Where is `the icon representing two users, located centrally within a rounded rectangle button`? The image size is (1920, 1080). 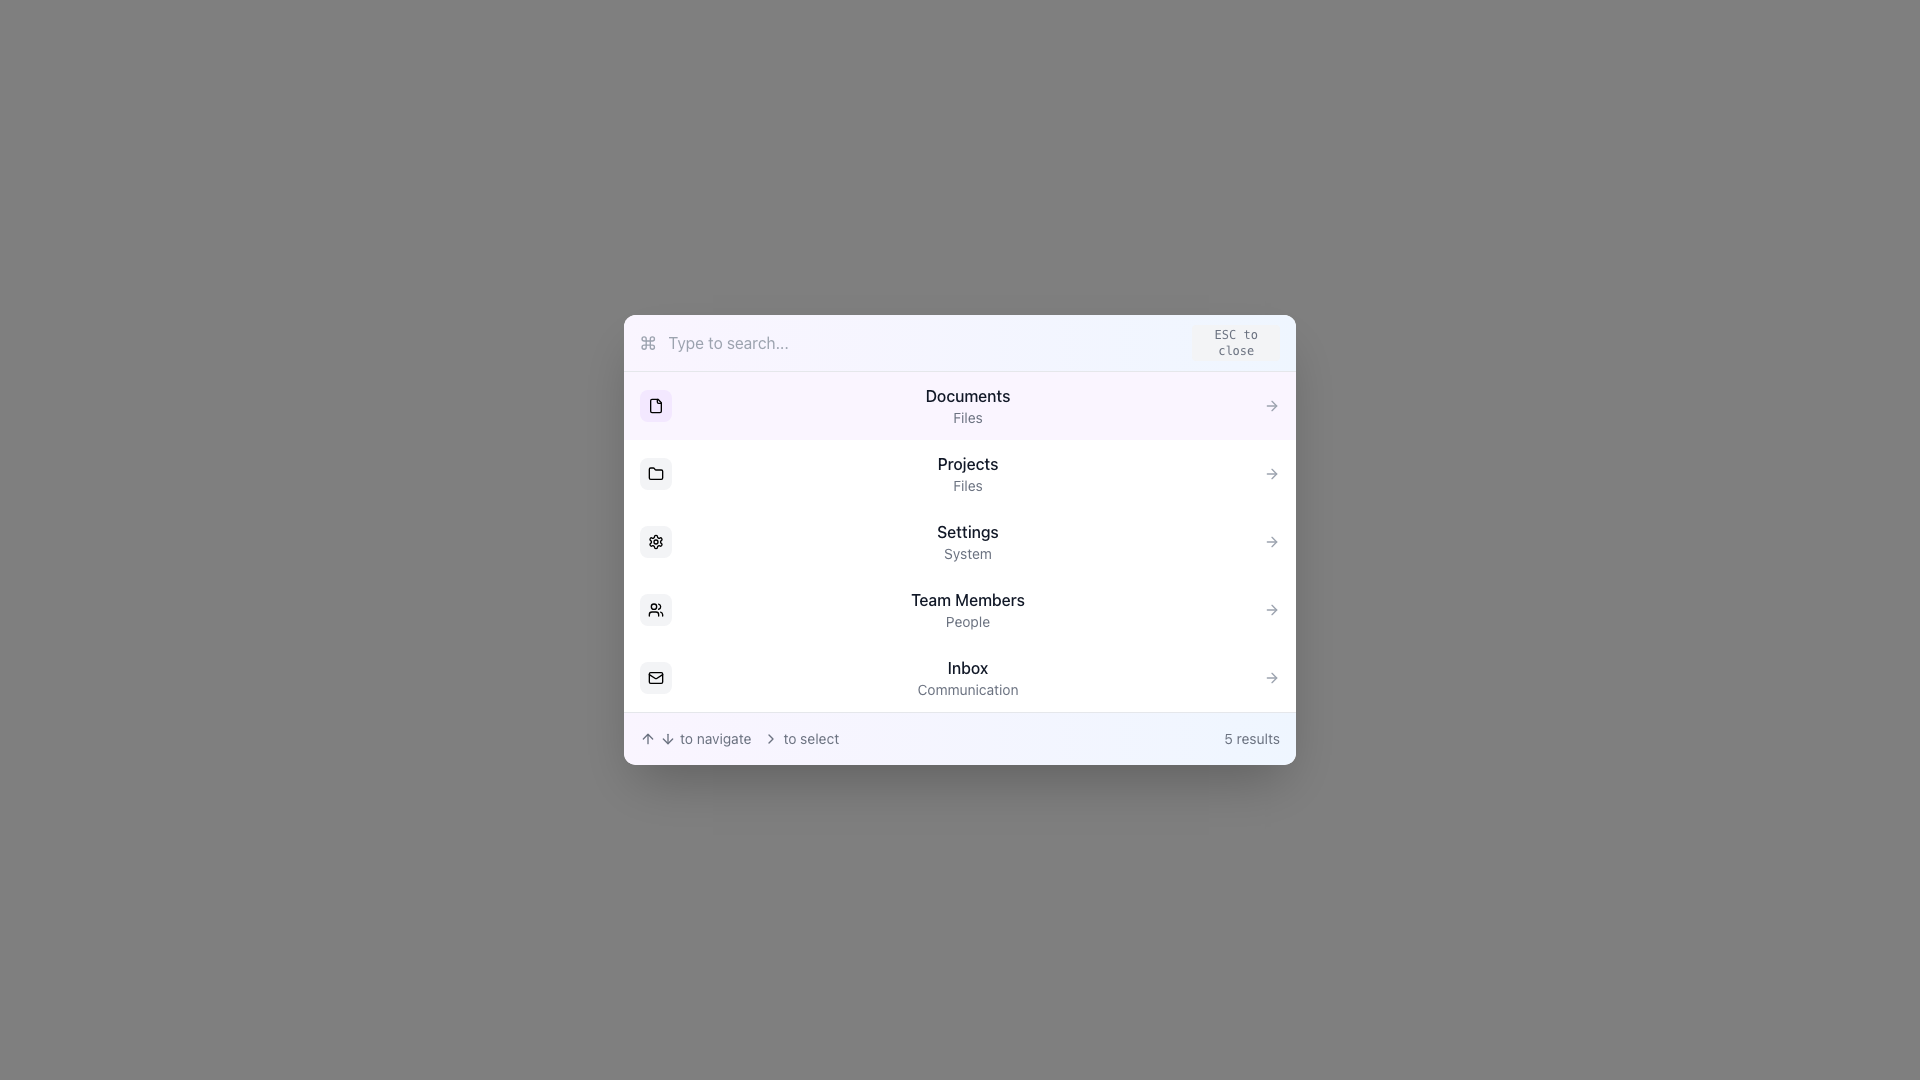
the icon representing two users, located centrally within a rounded rectangle button is located at coordinates (656, 608).